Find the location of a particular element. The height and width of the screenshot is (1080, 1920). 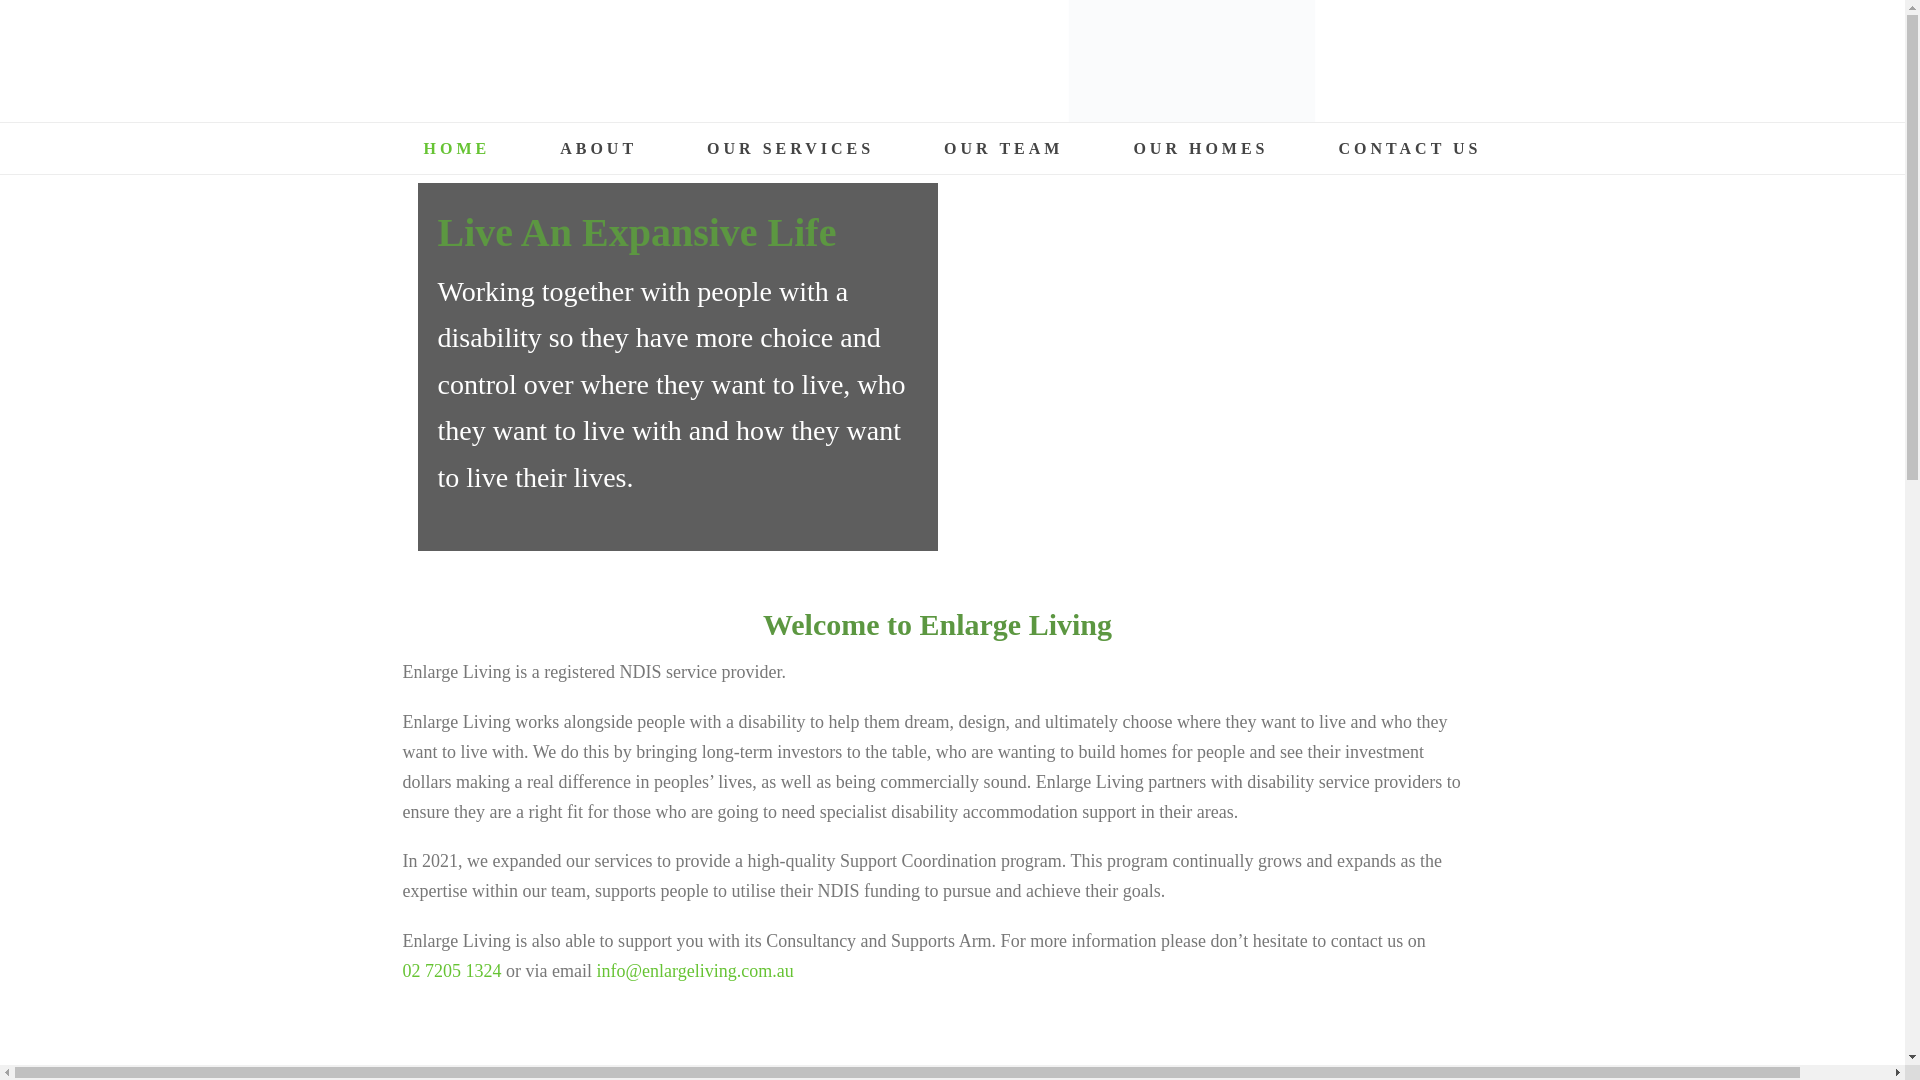

'OUR SERVICES' is located at coordinates (672, 147).